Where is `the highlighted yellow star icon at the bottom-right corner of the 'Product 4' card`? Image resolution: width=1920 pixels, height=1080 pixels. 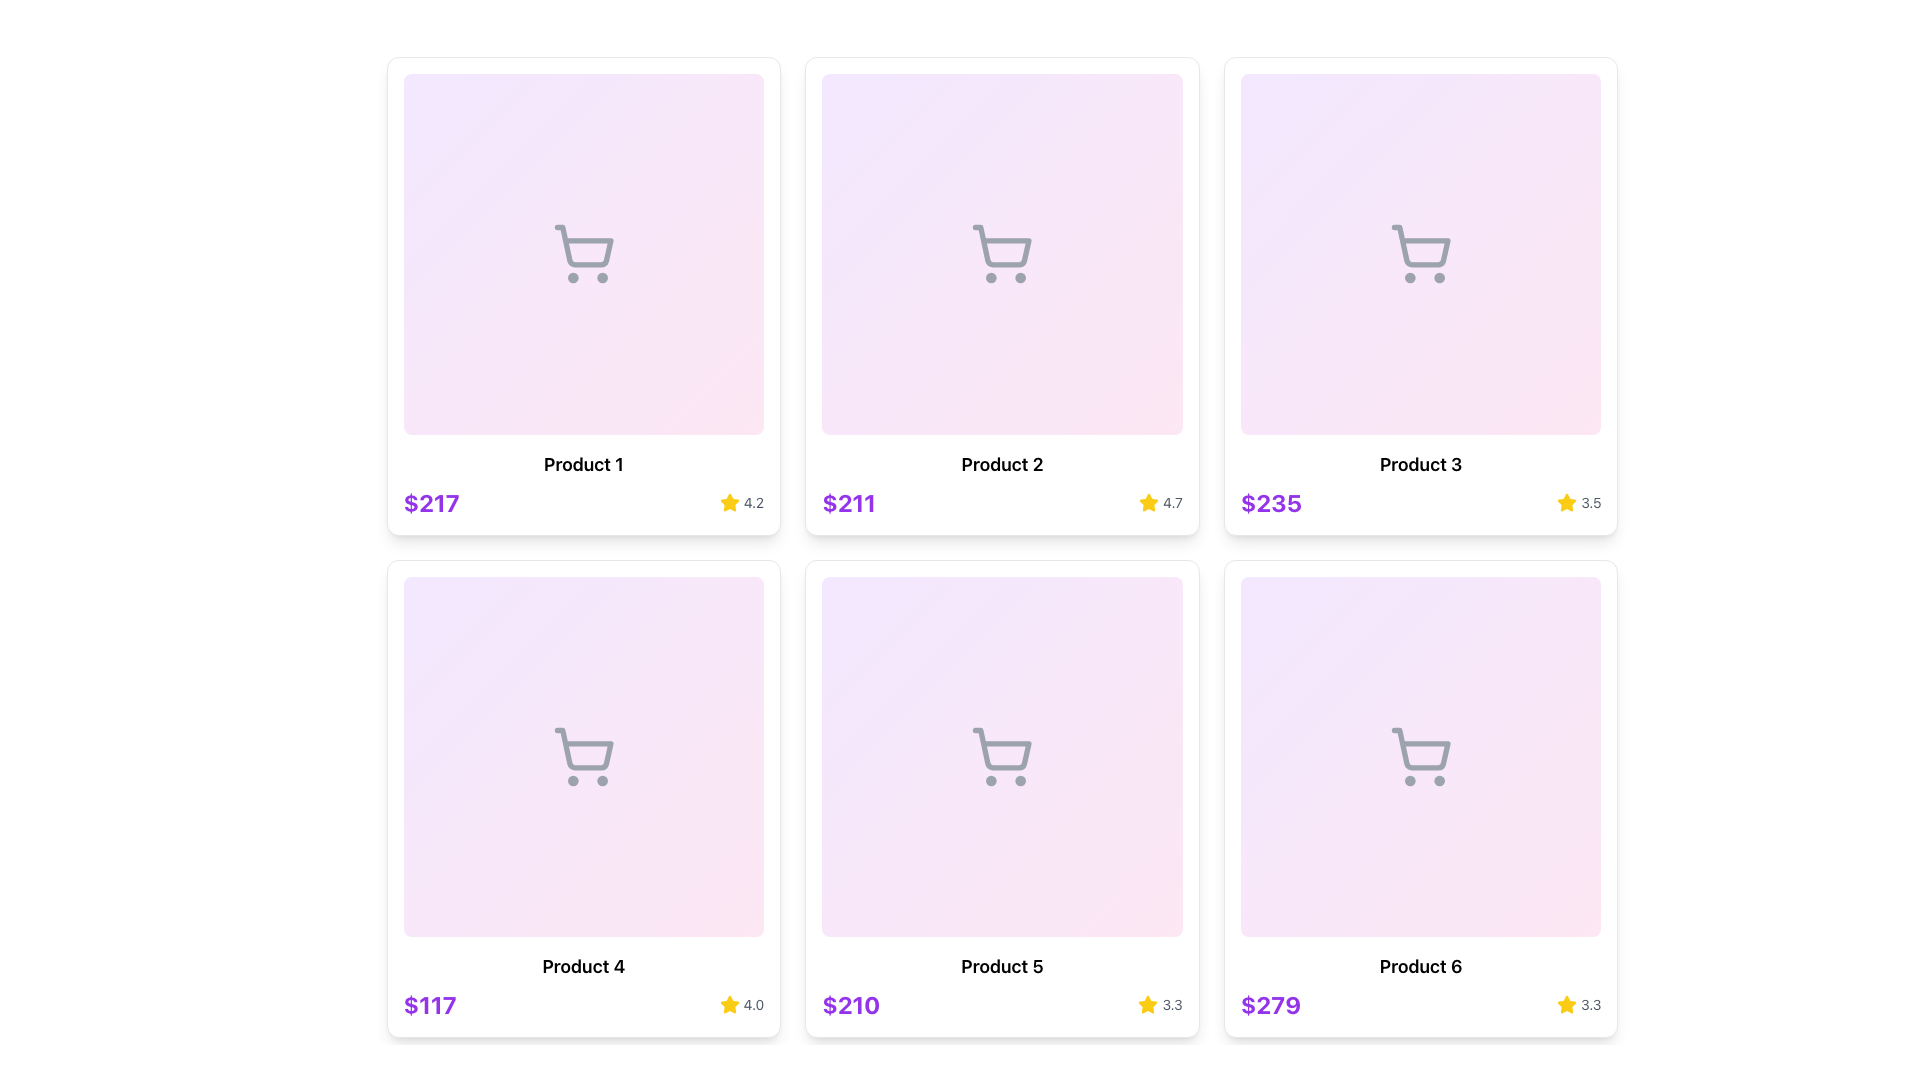 the highlighted yellow star icon at the bottom-right corner of the 'Product 4' card is located at coordinates (728, 1005).